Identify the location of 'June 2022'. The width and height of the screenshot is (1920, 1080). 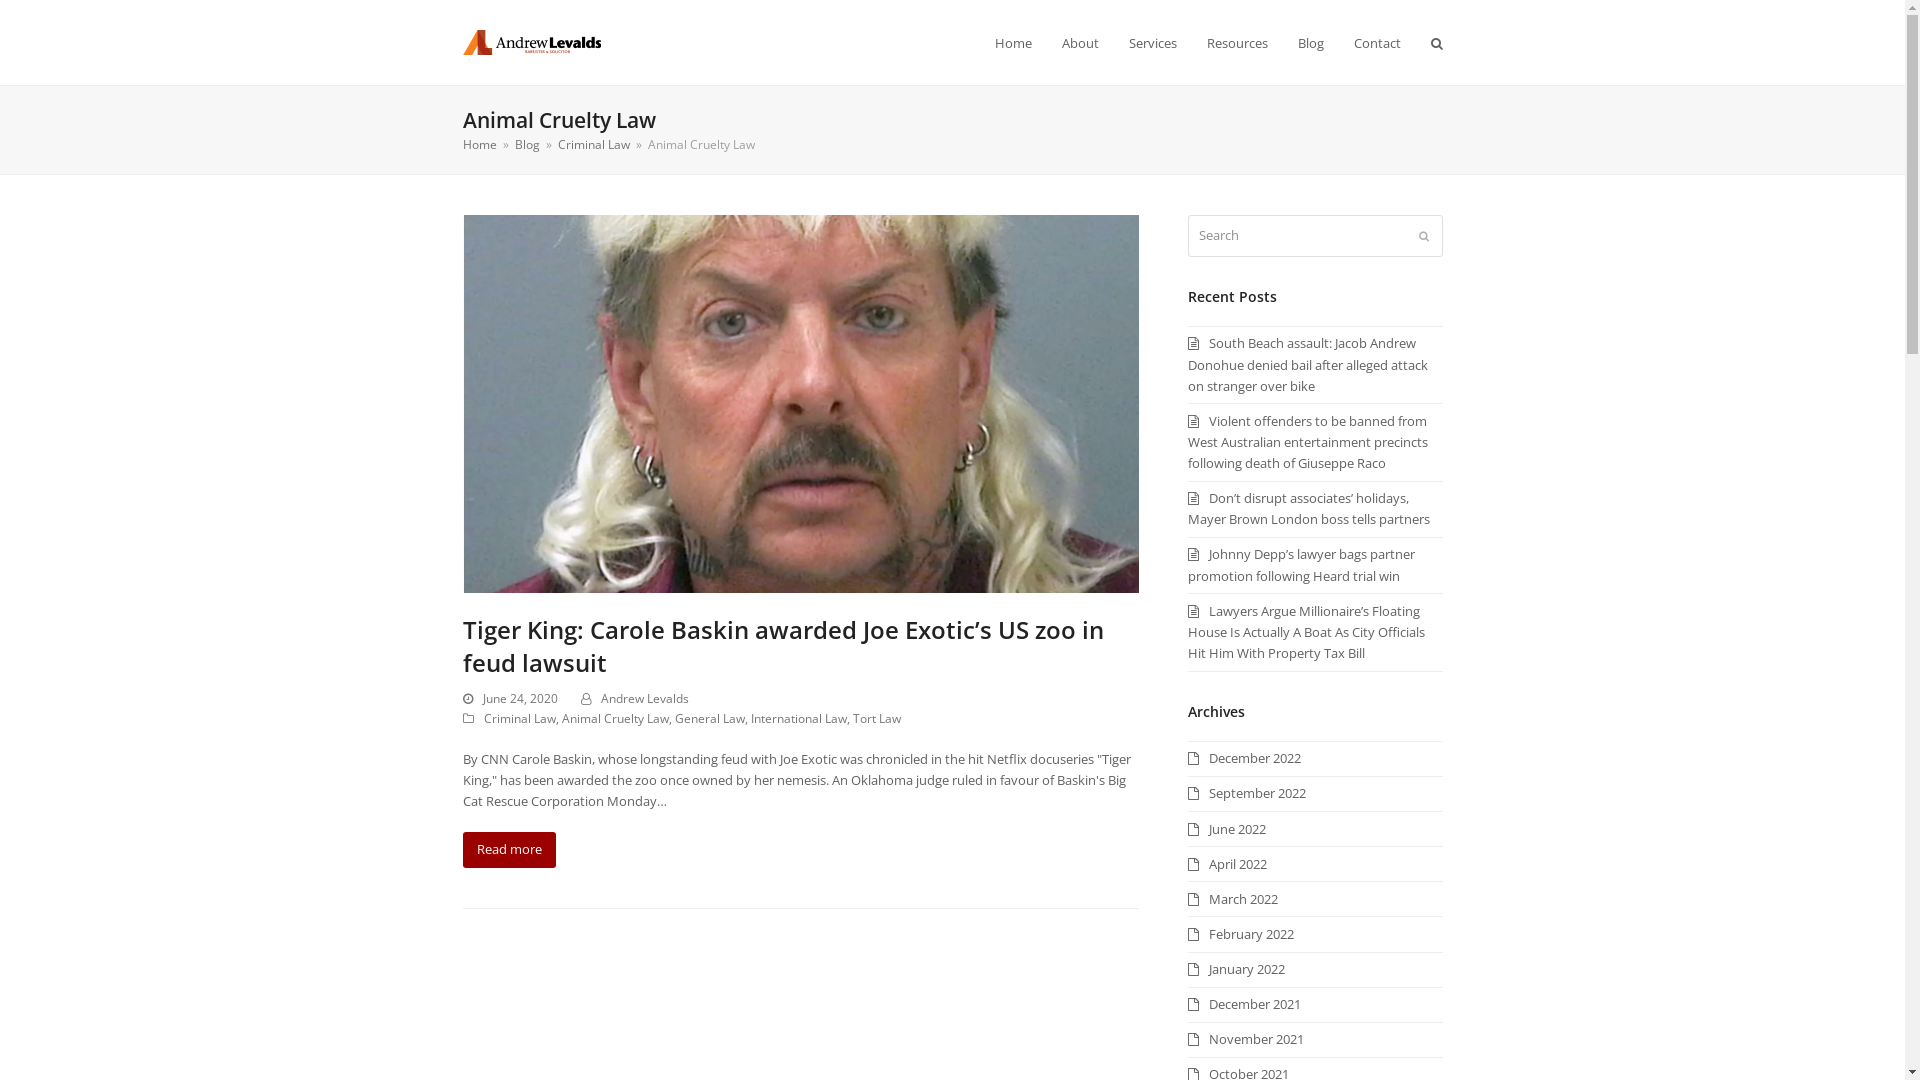
(1226, 829).